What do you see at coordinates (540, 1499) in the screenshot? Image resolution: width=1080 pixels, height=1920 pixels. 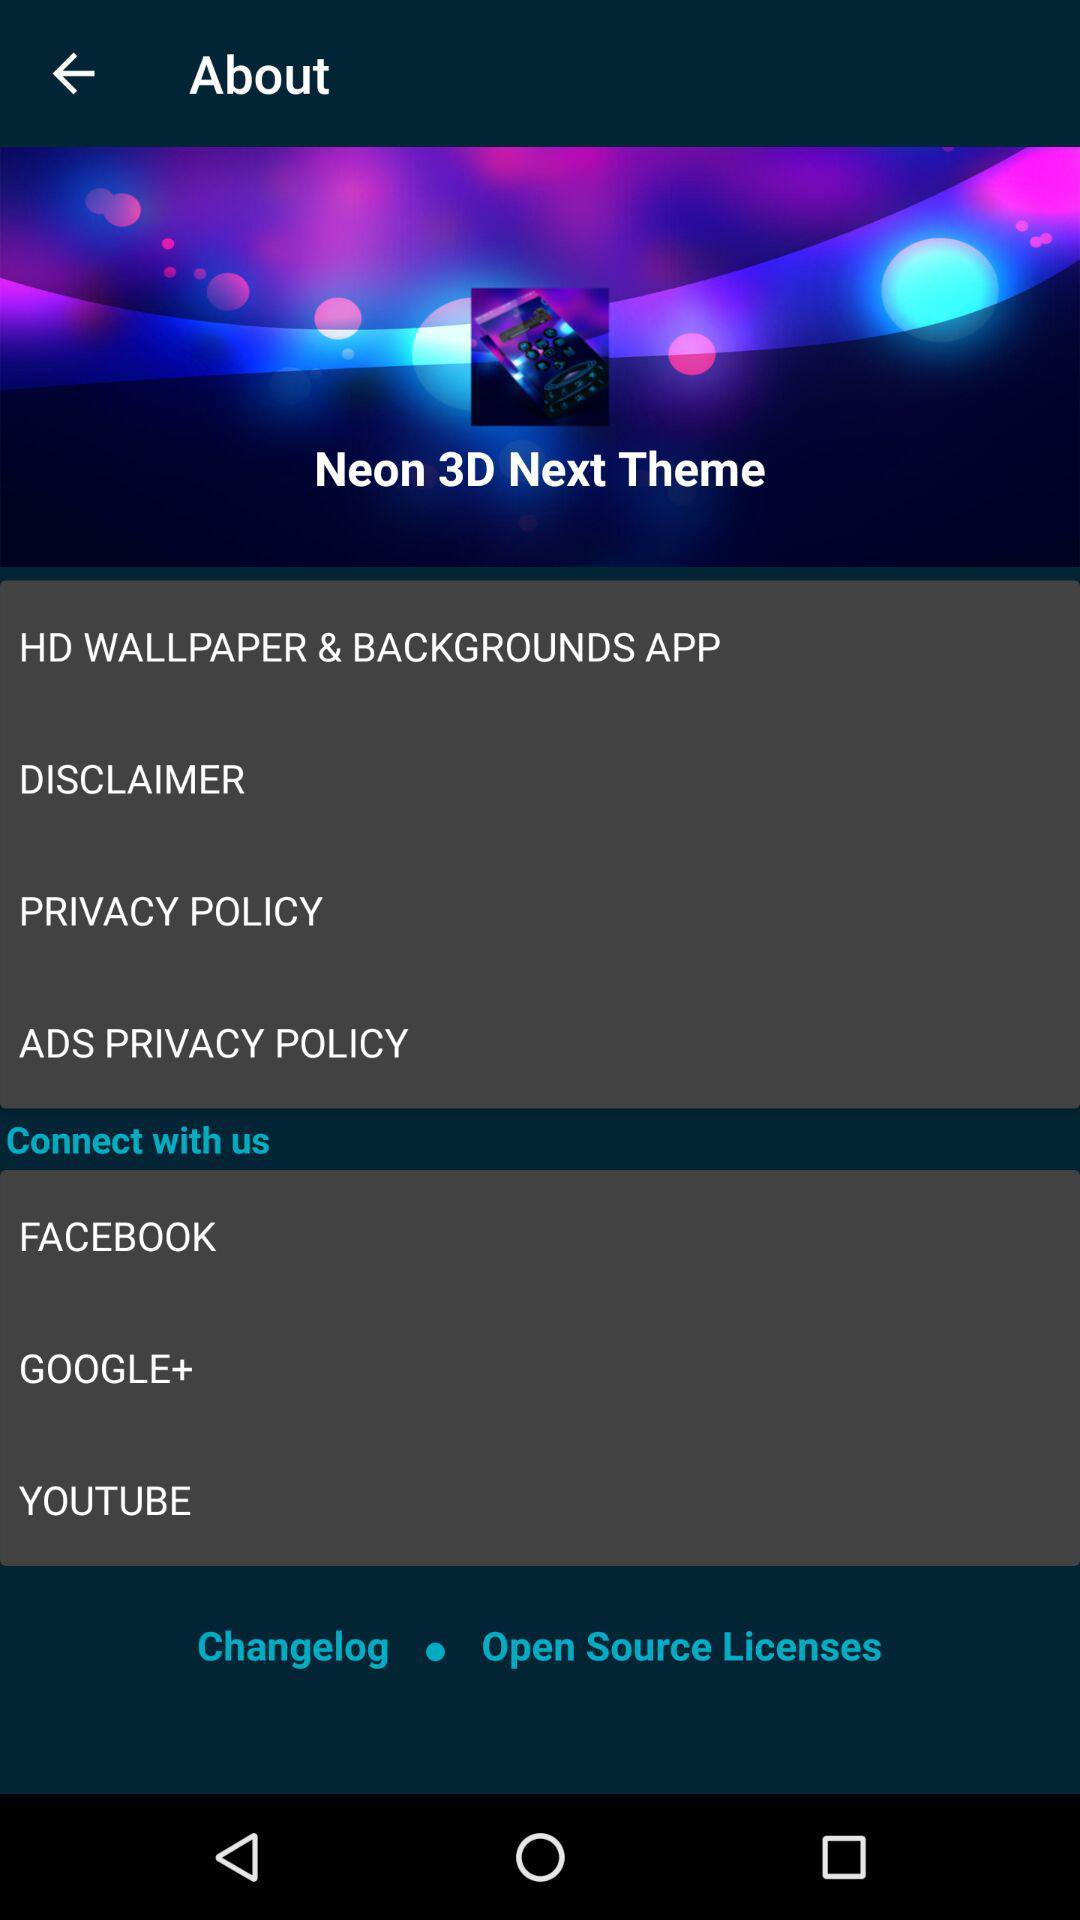 I see `icon below the google+` at bounding box center [540, 1499].